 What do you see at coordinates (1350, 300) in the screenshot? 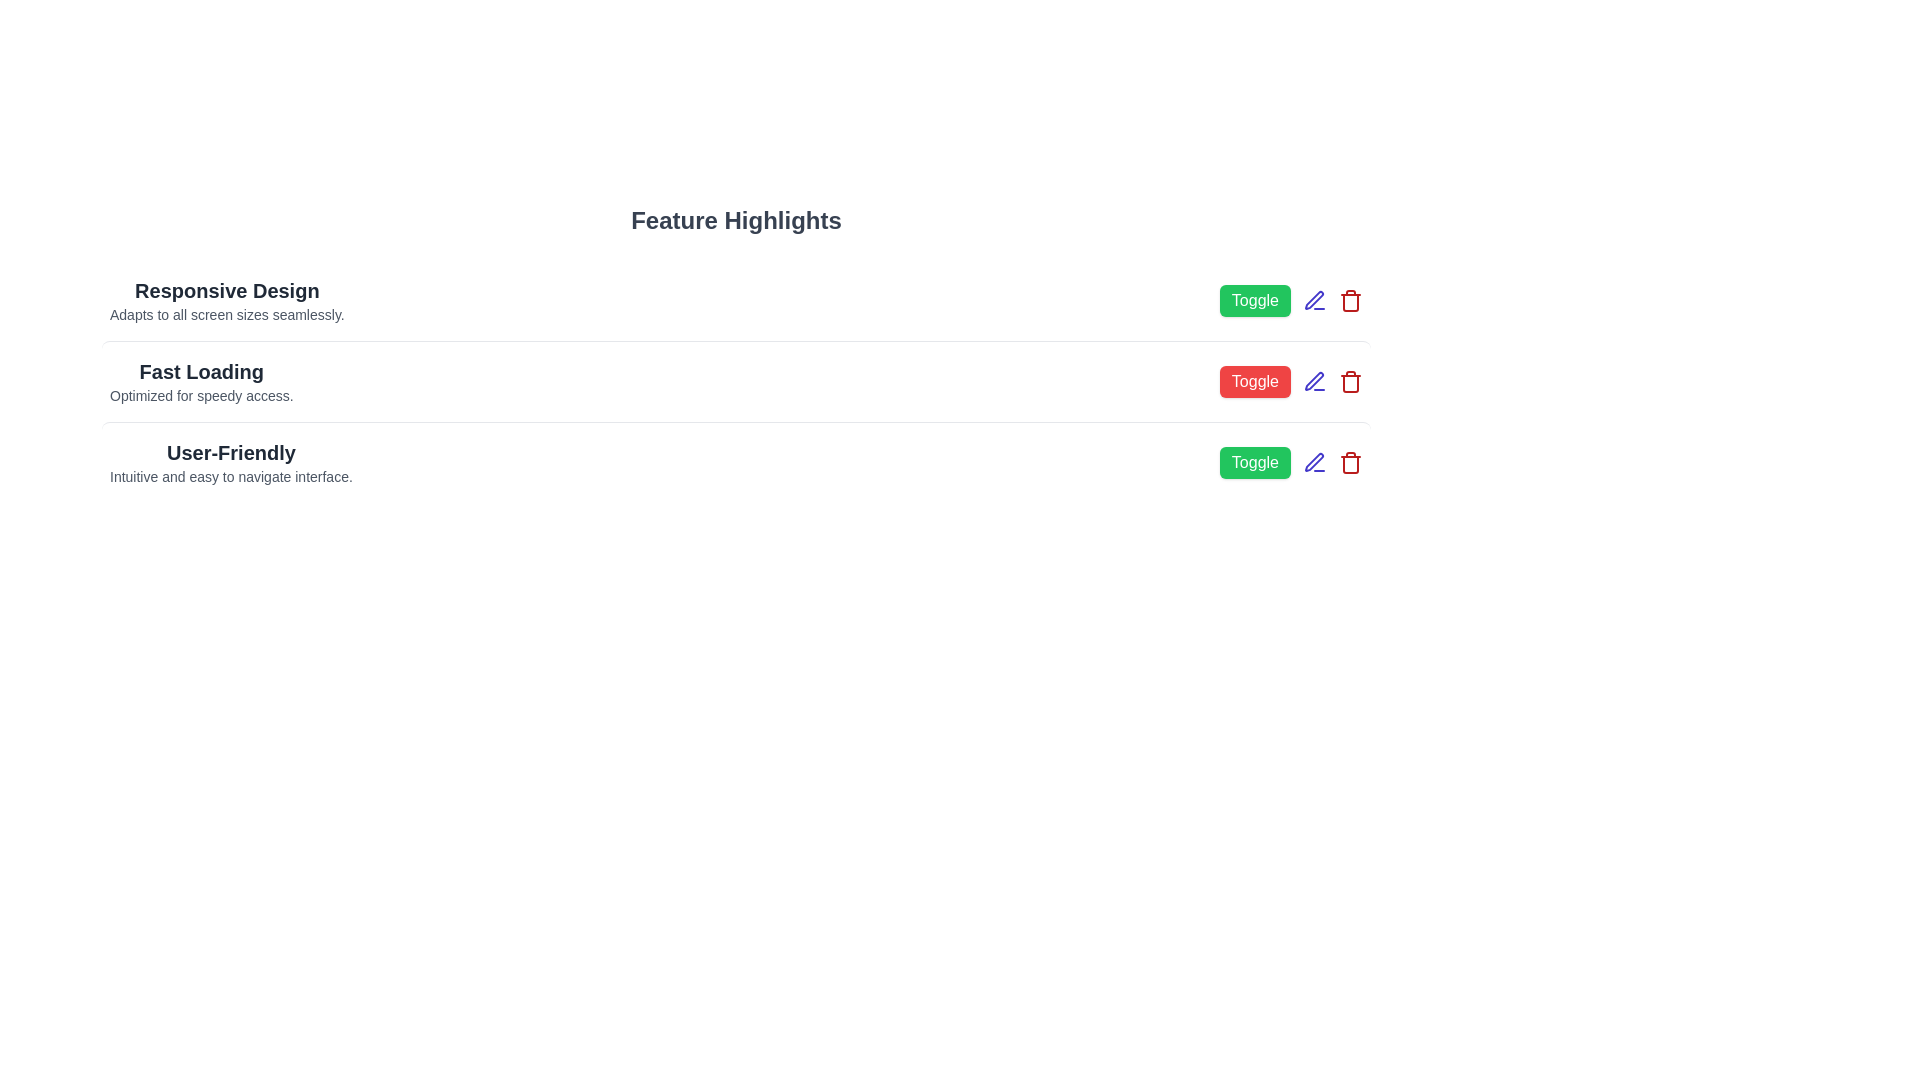
I see `the delete button for the feature 'Responsive Design'` at bounding box center [1350, 300].